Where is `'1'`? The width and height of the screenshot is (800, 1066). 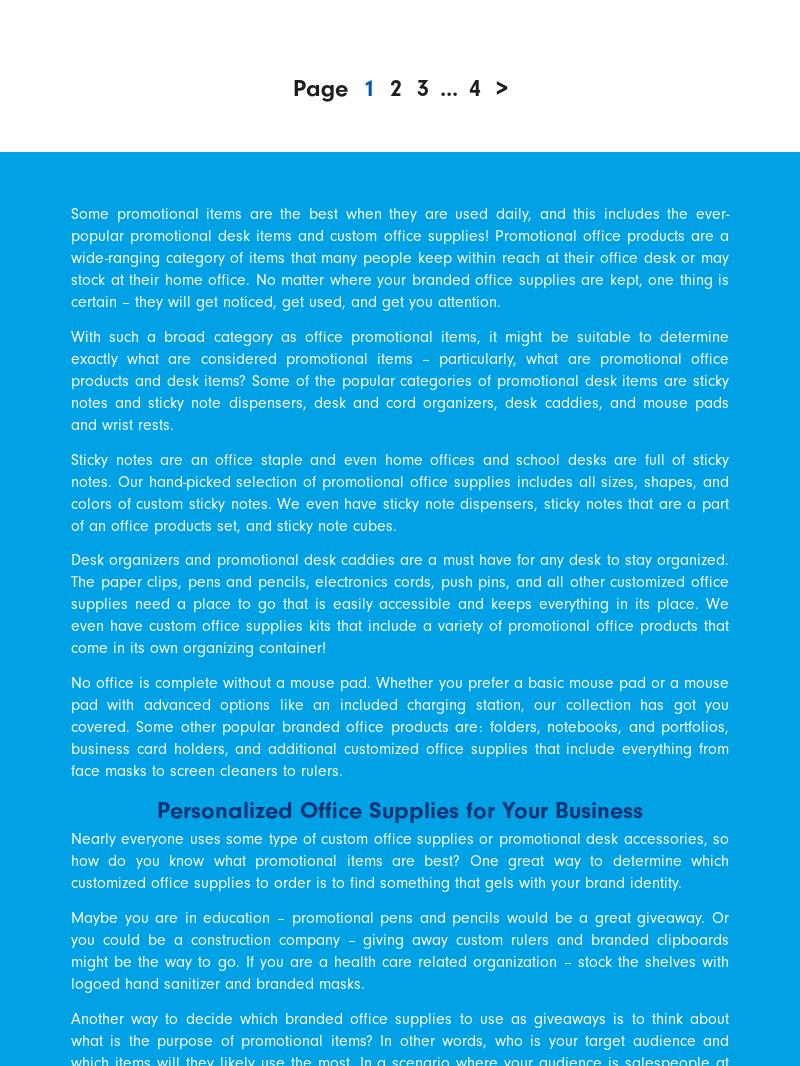 '1' is located at coordinates (367, 85).